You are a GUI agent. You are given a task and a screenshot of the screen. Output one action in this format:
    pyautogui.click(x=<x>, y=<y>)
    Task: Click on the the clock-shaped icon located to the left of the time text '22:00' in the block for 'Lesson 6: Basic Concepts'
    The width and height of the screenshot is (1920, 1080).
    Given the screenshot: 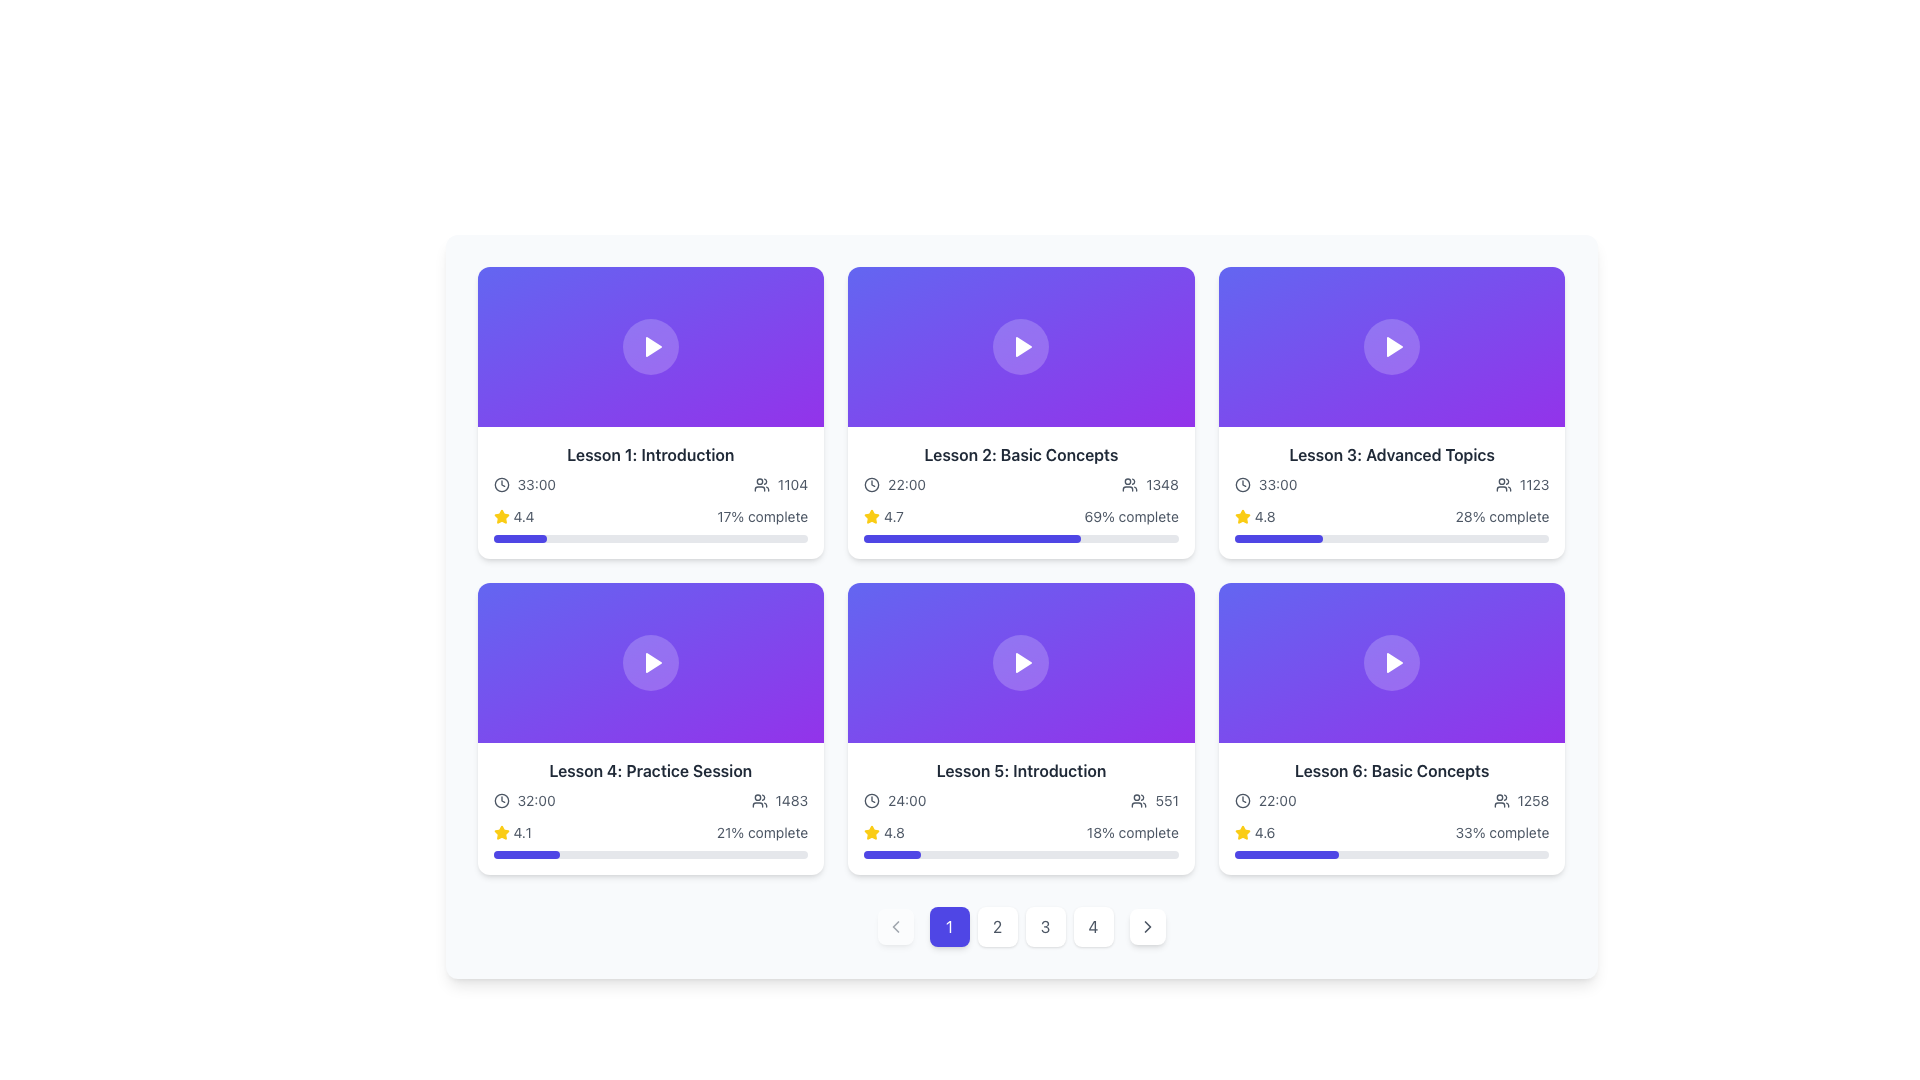 What is the action you would take?
    pyautogui.click(x=1241, y=800)
    